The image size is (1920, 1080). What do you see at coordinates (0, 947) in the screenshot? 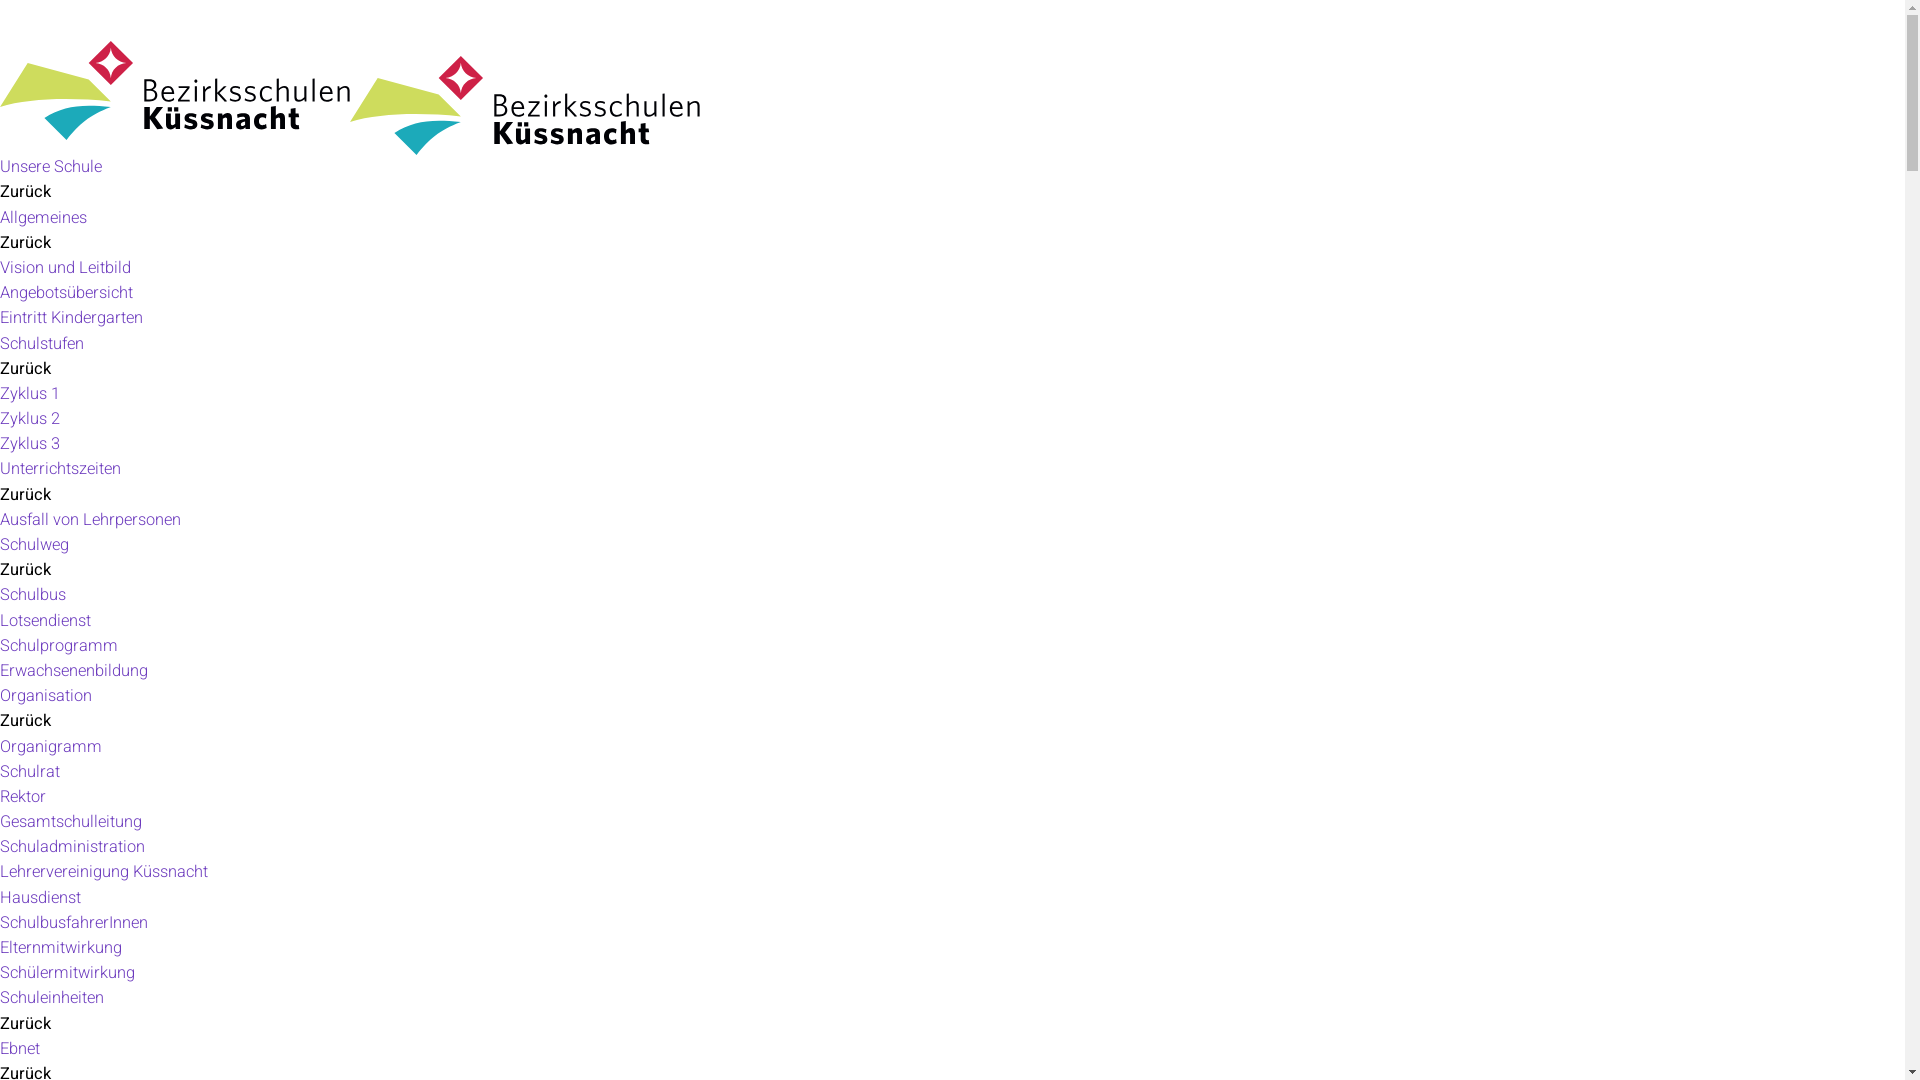
I see `'Elternmitwirkung'` at bounding box center [0, 947].